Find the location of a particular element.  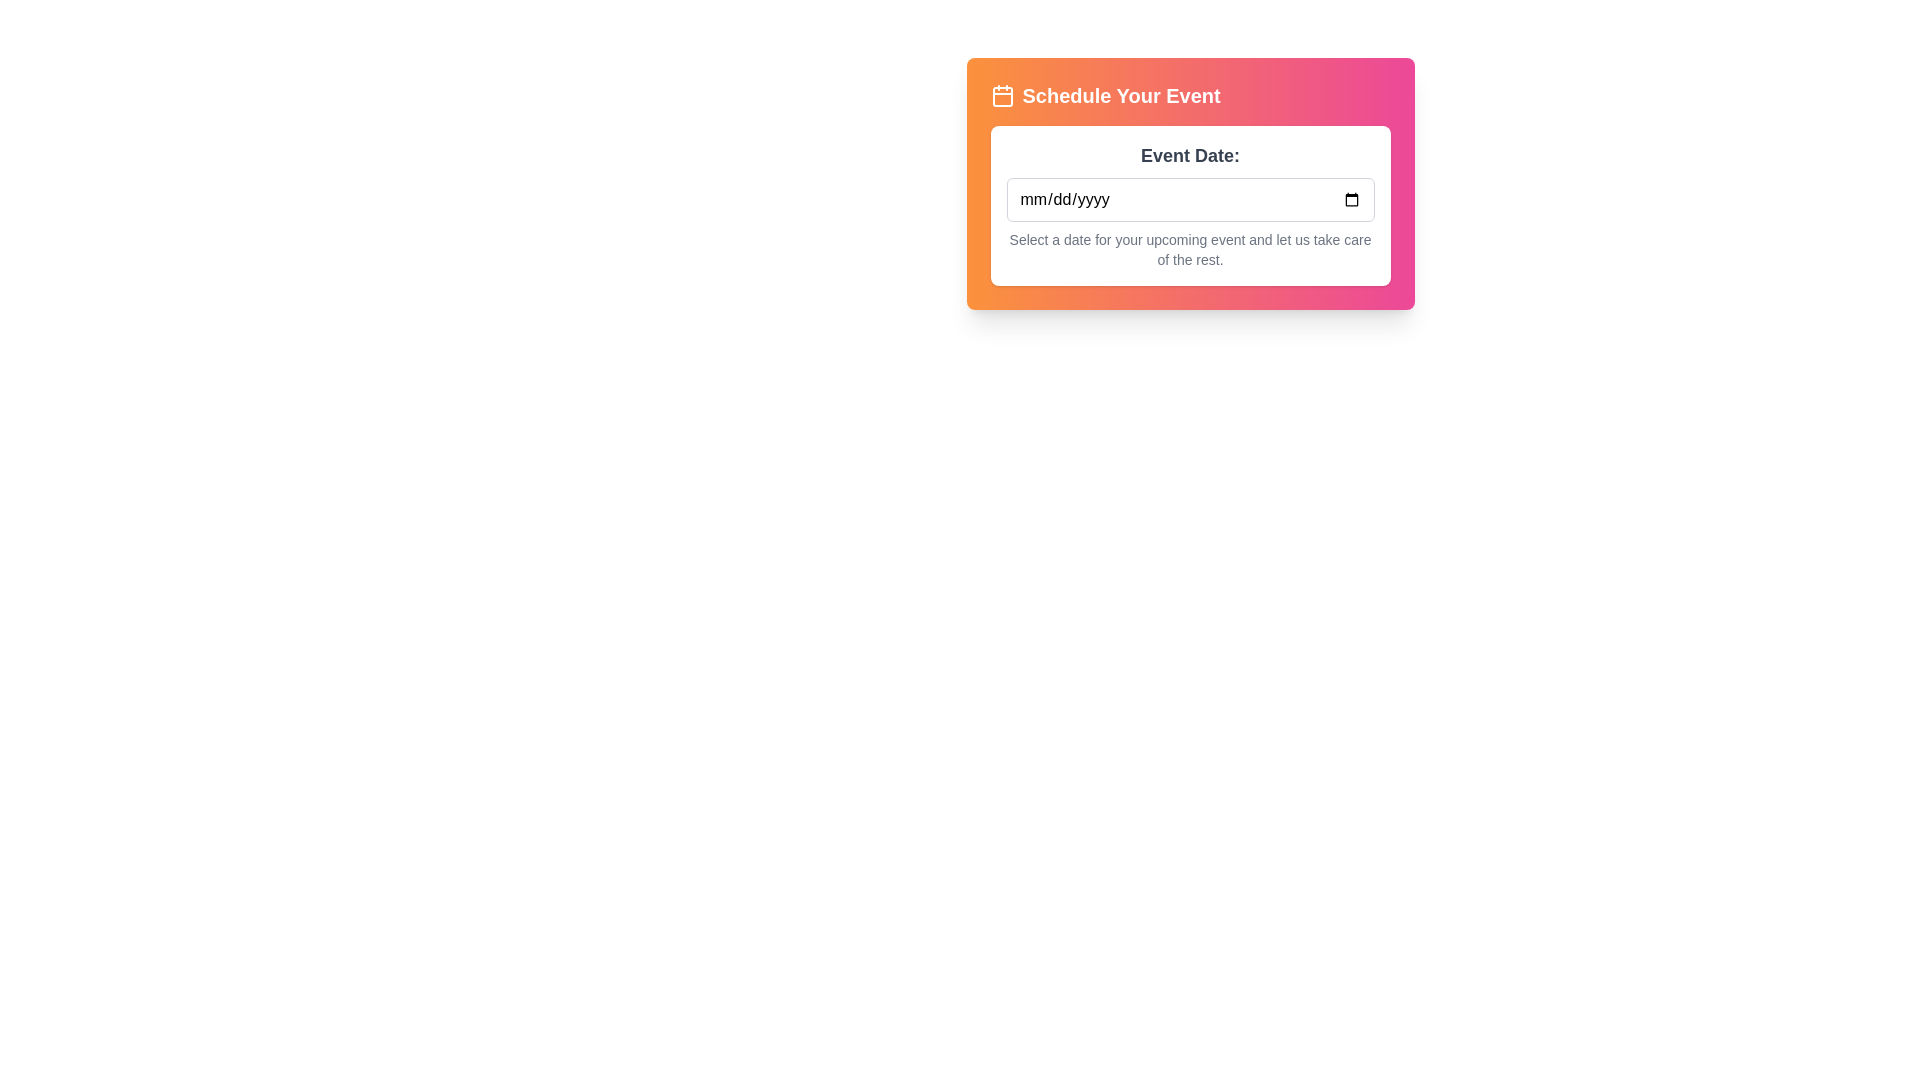

the header element that serves as the title for the associated card, which is positioned at the top of the card layout, directly above the 'Event Date' label is located at coordinates (1190, 96).